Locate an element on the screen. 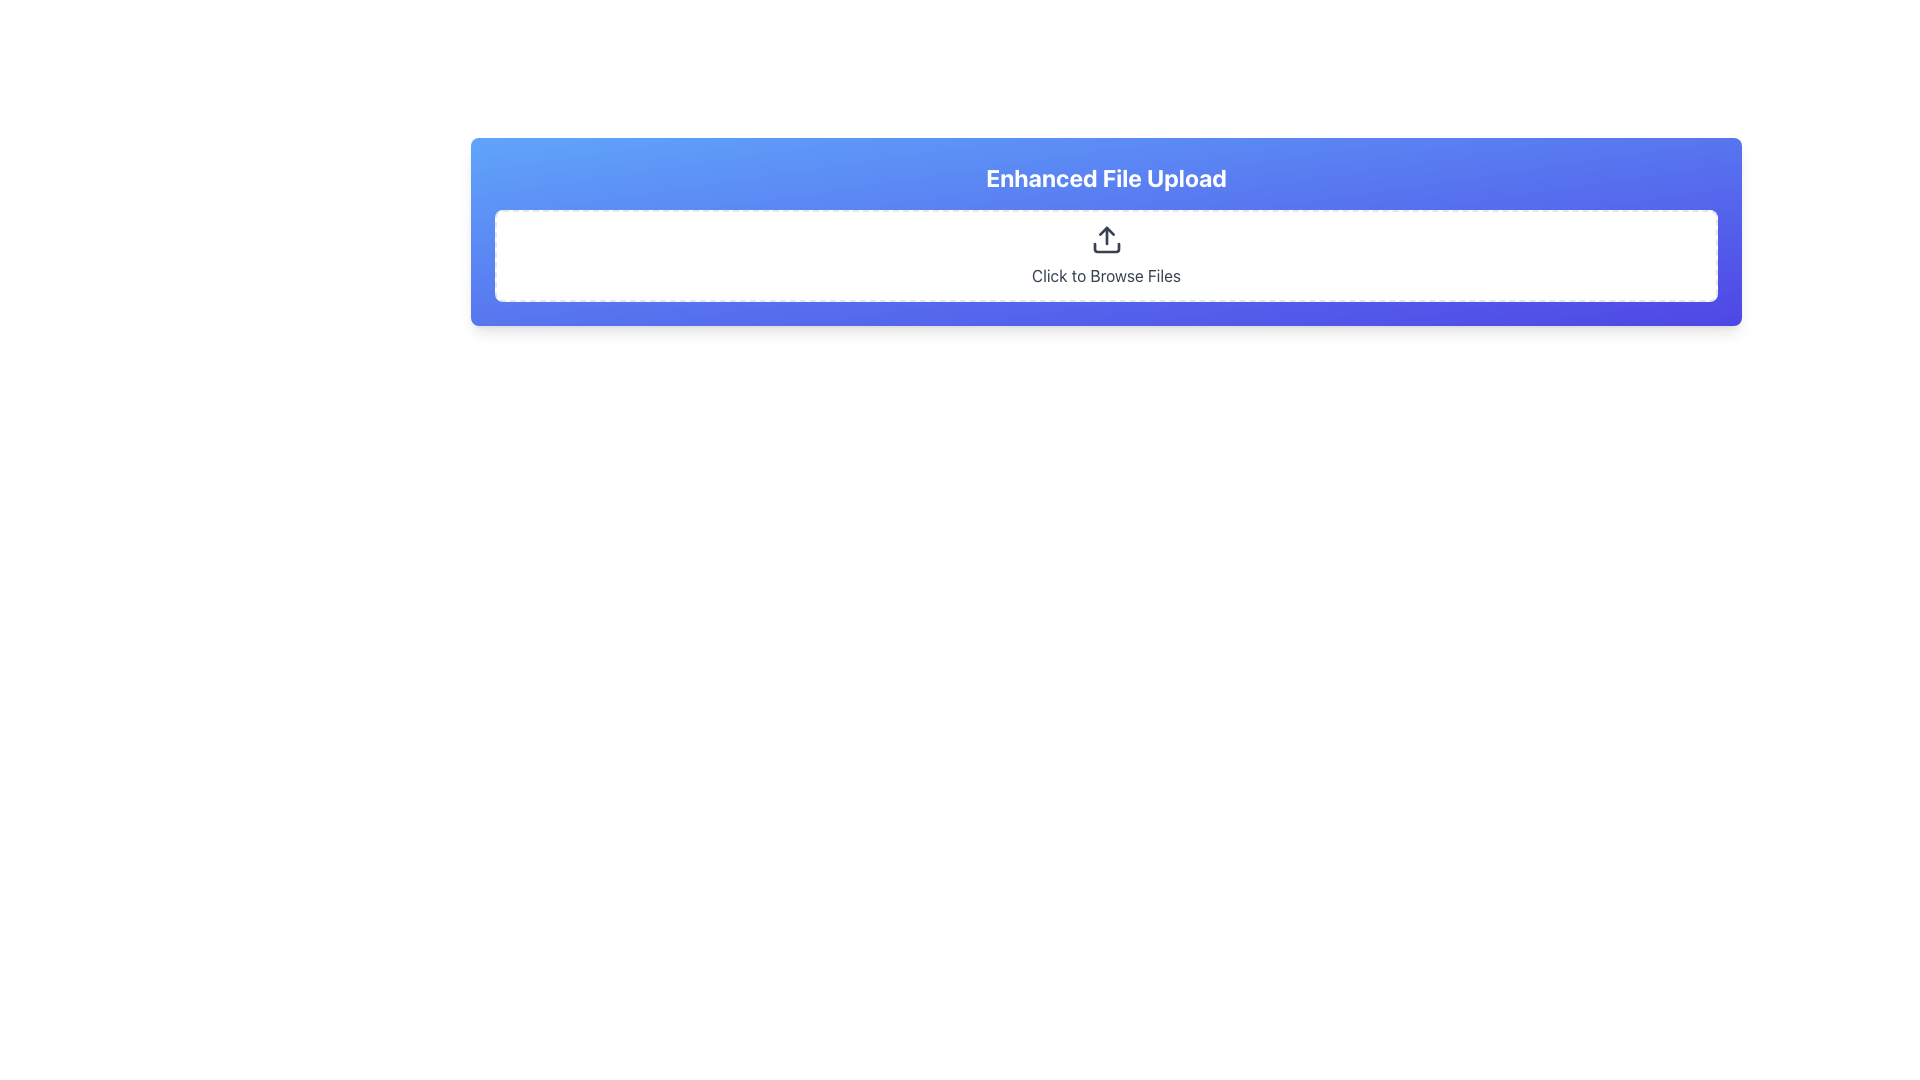 Image resolution: width=1920 pixels, height=1080 pixels. the upload icon, which features an upward pointing arrow and a line segment, located in the file upload section above the text 'Click to Browse Files' is located at coordinates (1105, 238).